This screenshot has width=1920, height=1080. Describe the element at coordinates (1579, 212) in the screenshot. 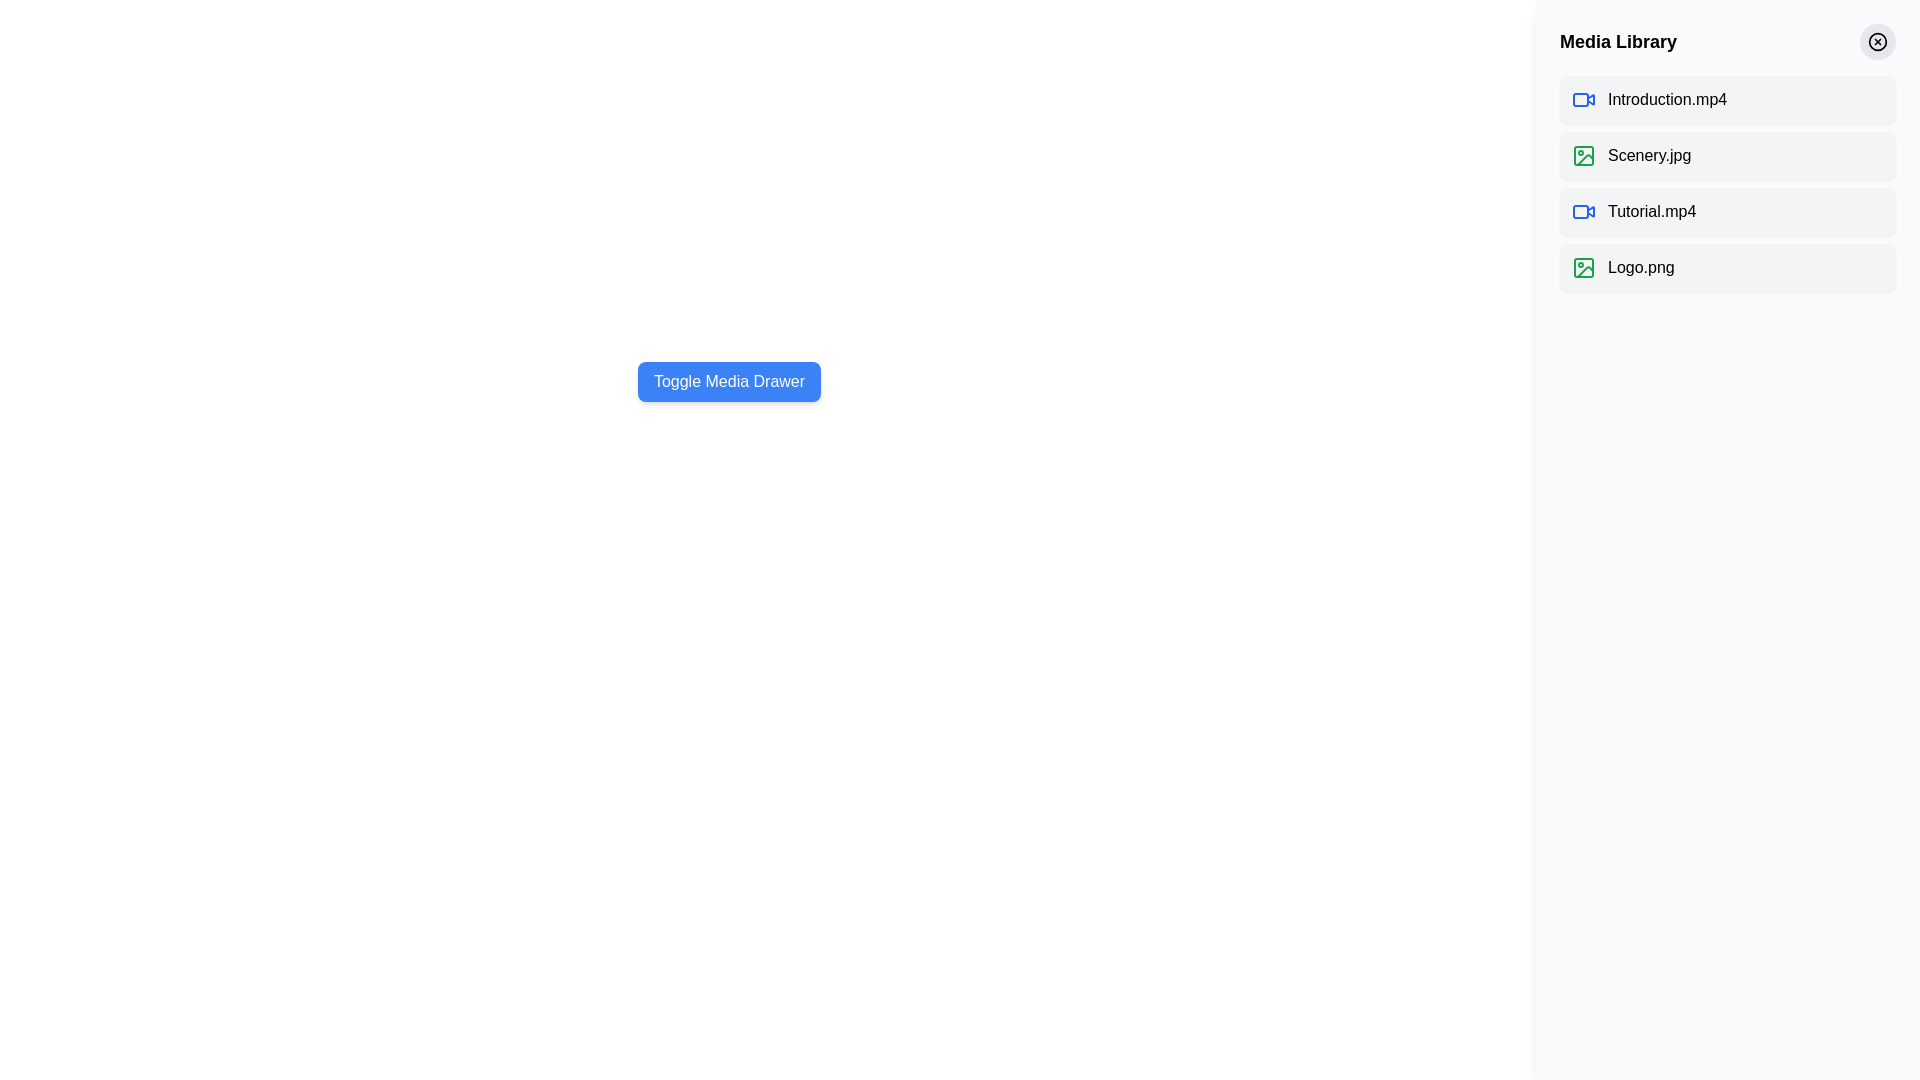

I see `the video type icon associated with the 'Tutorial.mp4' file in the media library panel, located in the top-right section of the interface` at that location.